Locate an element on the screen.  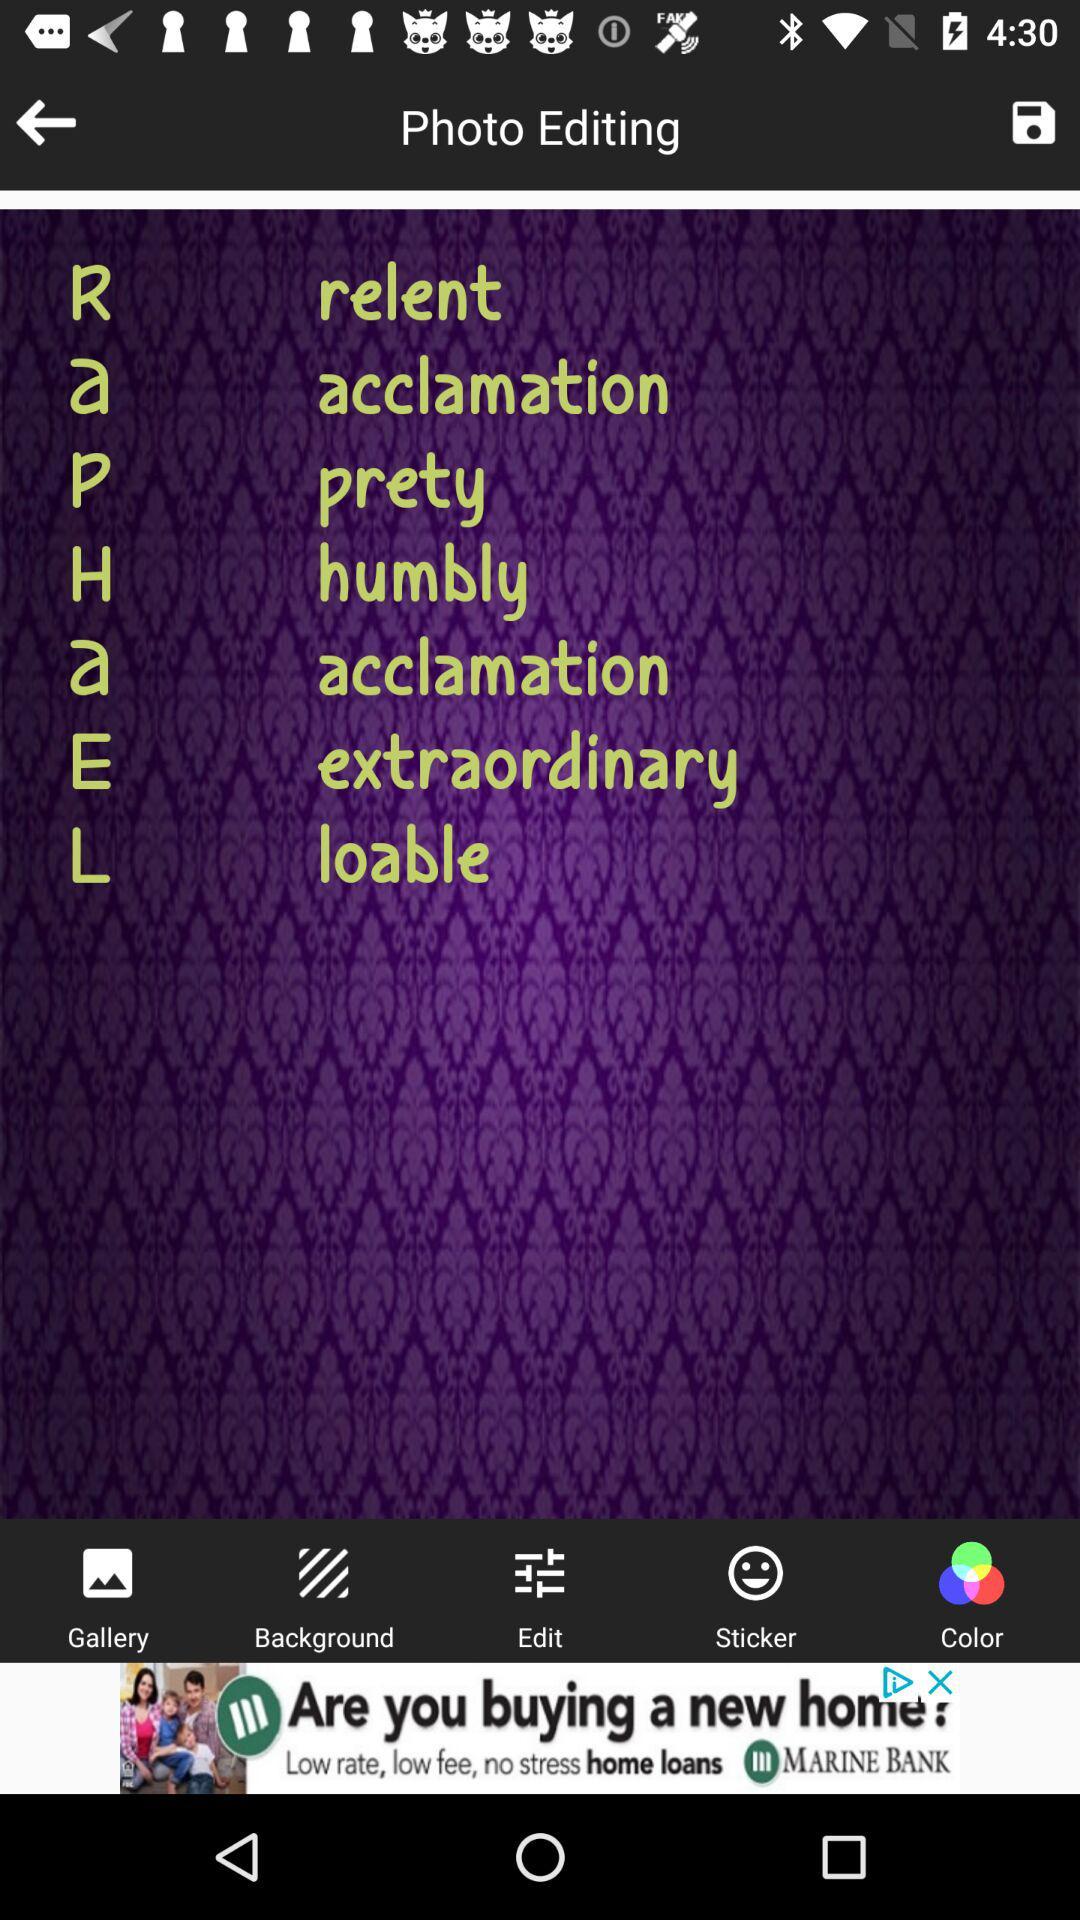
the sliders icon is located at coordinates (538, 1572).